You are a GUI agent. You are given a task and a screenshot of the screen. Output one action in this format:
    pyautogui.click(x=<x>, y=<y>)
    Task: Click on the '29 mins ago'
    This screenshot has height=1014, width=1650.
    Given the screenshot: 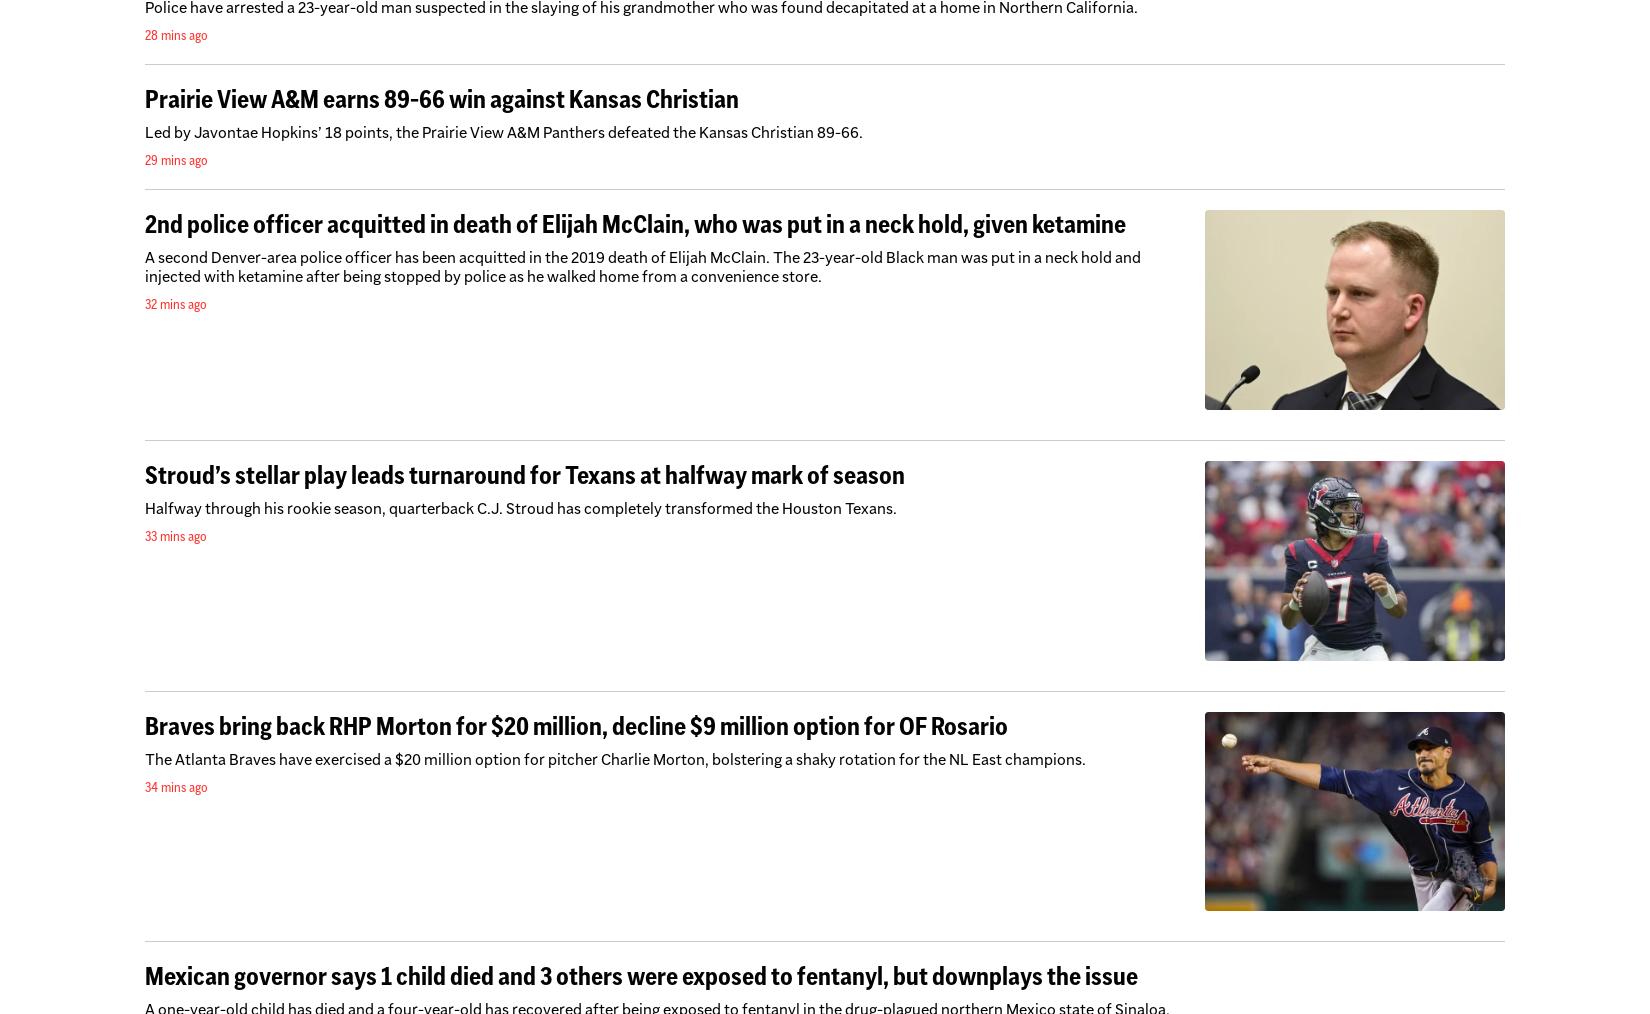 What is the action you would take?
    pyautogui.click(x=145, y=160)
    